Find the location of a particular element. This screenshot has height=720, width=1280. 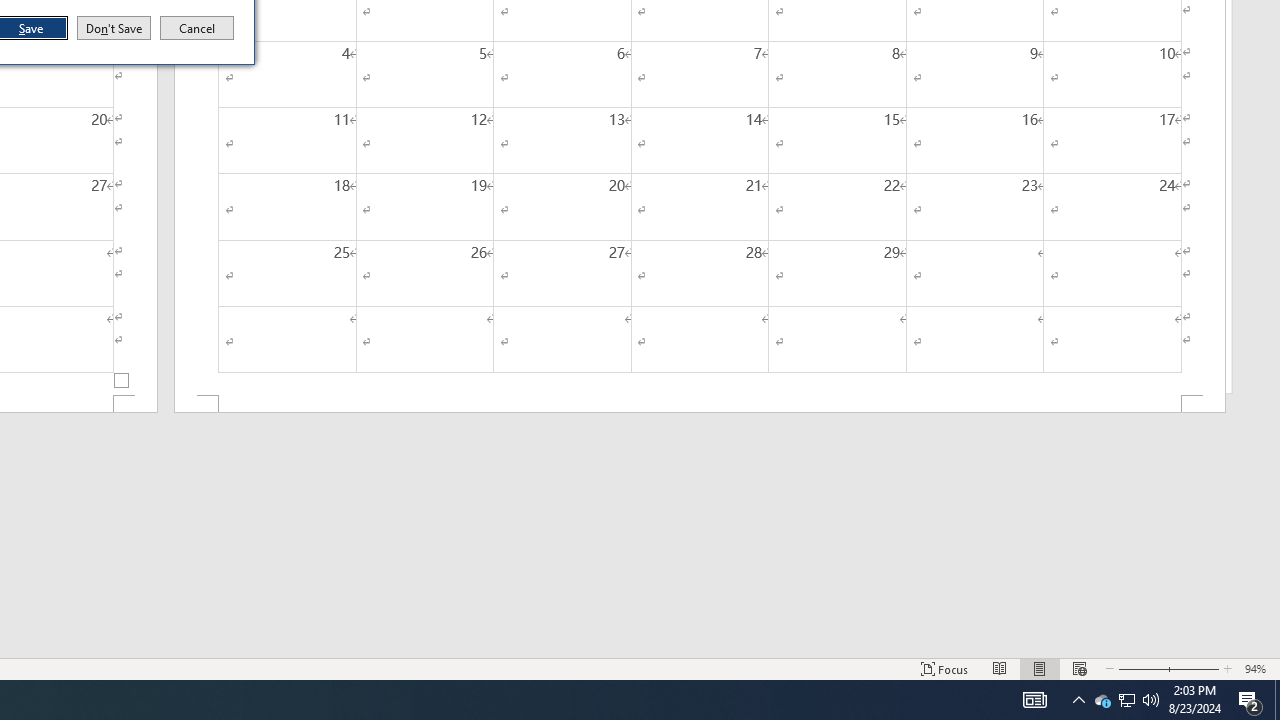

'Web Layout' is located at coordinates (1078, 698).